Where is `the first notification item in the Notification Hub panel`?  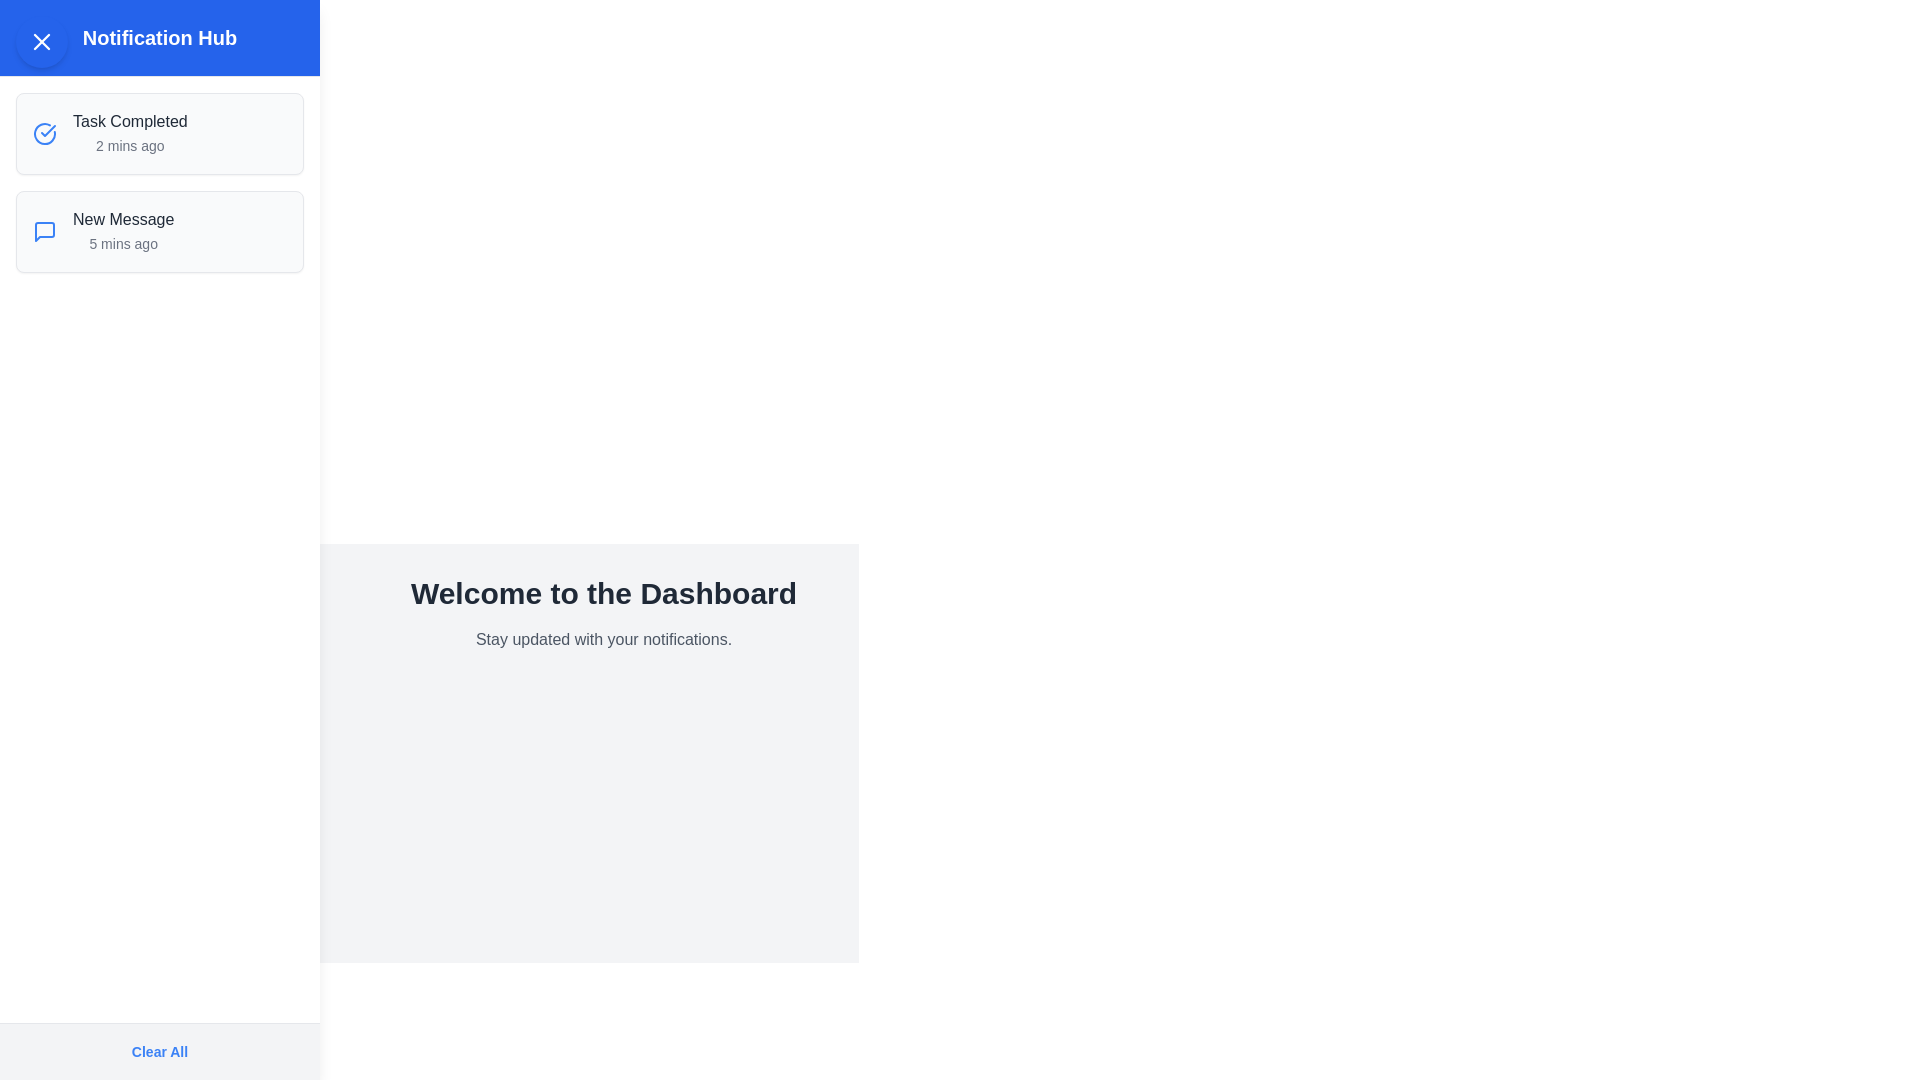
the first notification item in the Notification Hub panel is located at coordinates (158, 134).